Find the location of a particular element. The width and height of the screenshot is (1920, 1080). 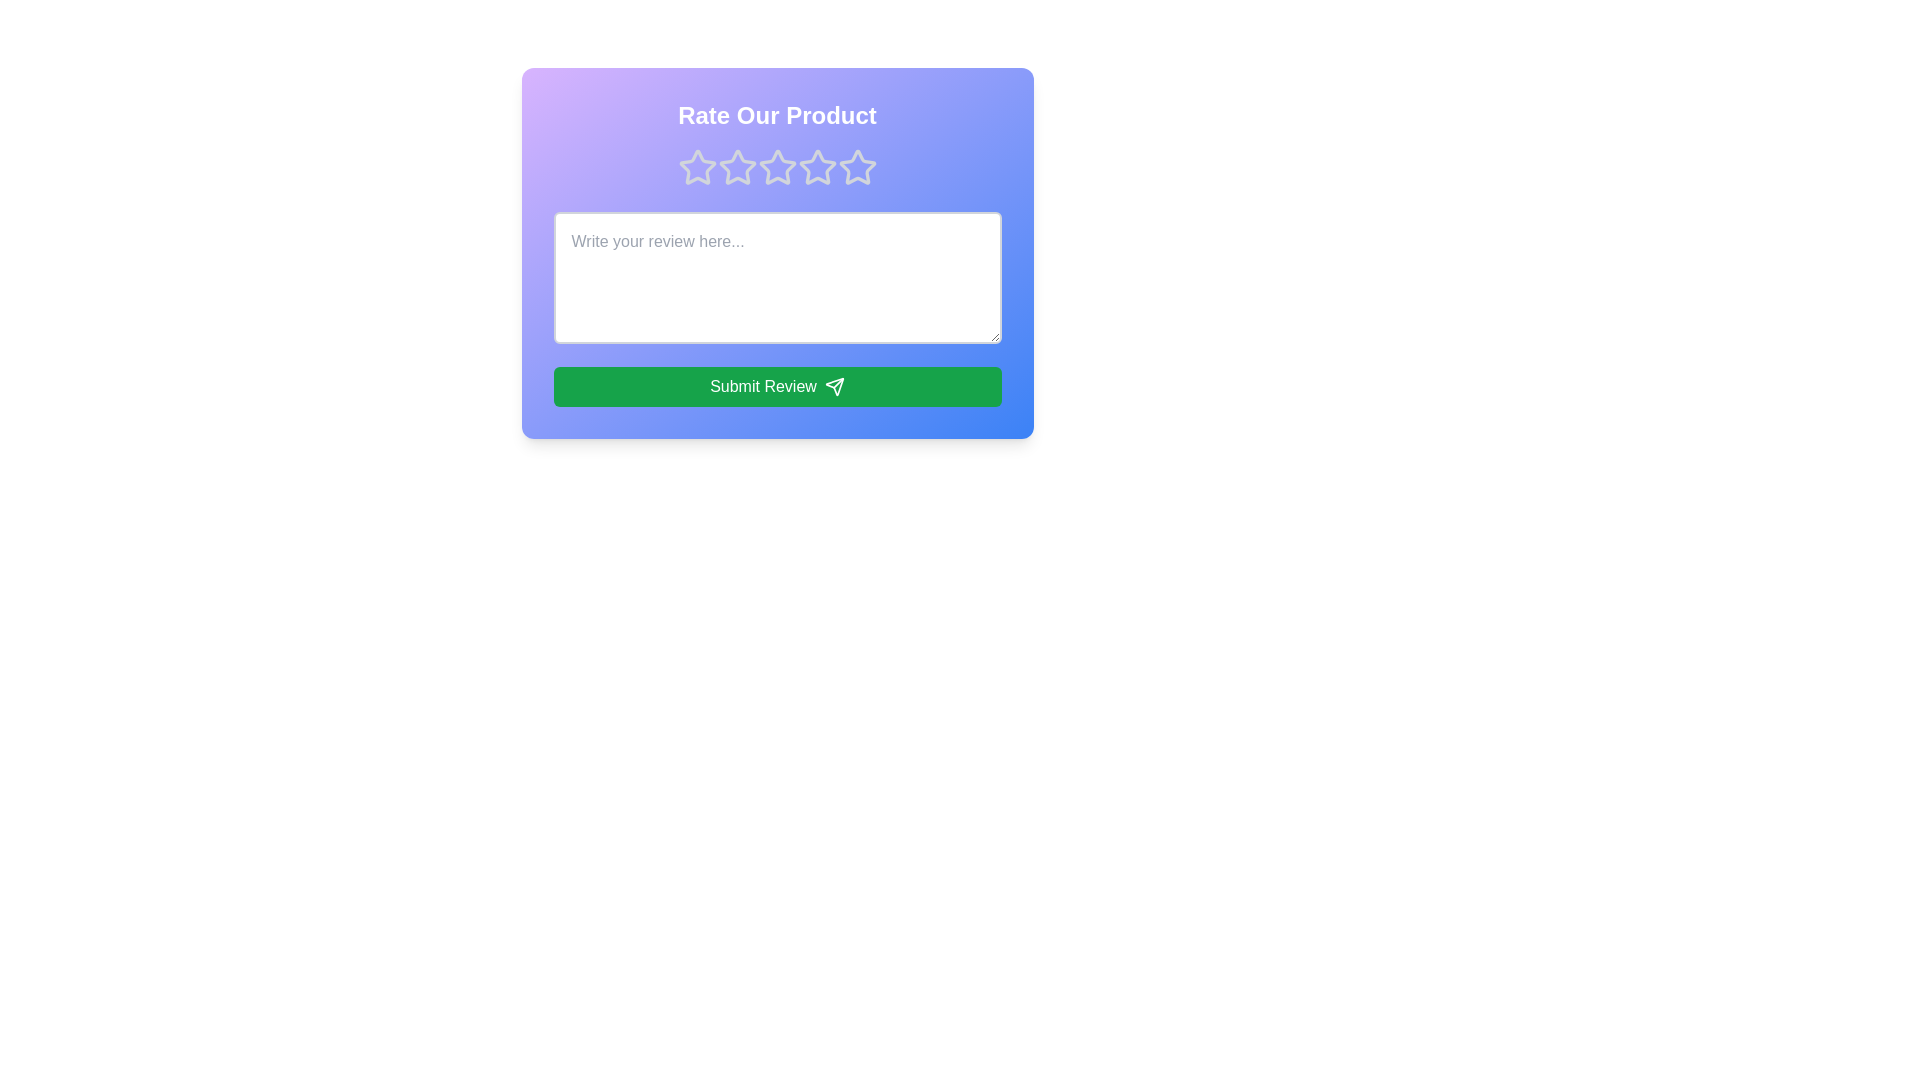

the fourth star icon in the row of five star icons is located at coordinates (857, 165).